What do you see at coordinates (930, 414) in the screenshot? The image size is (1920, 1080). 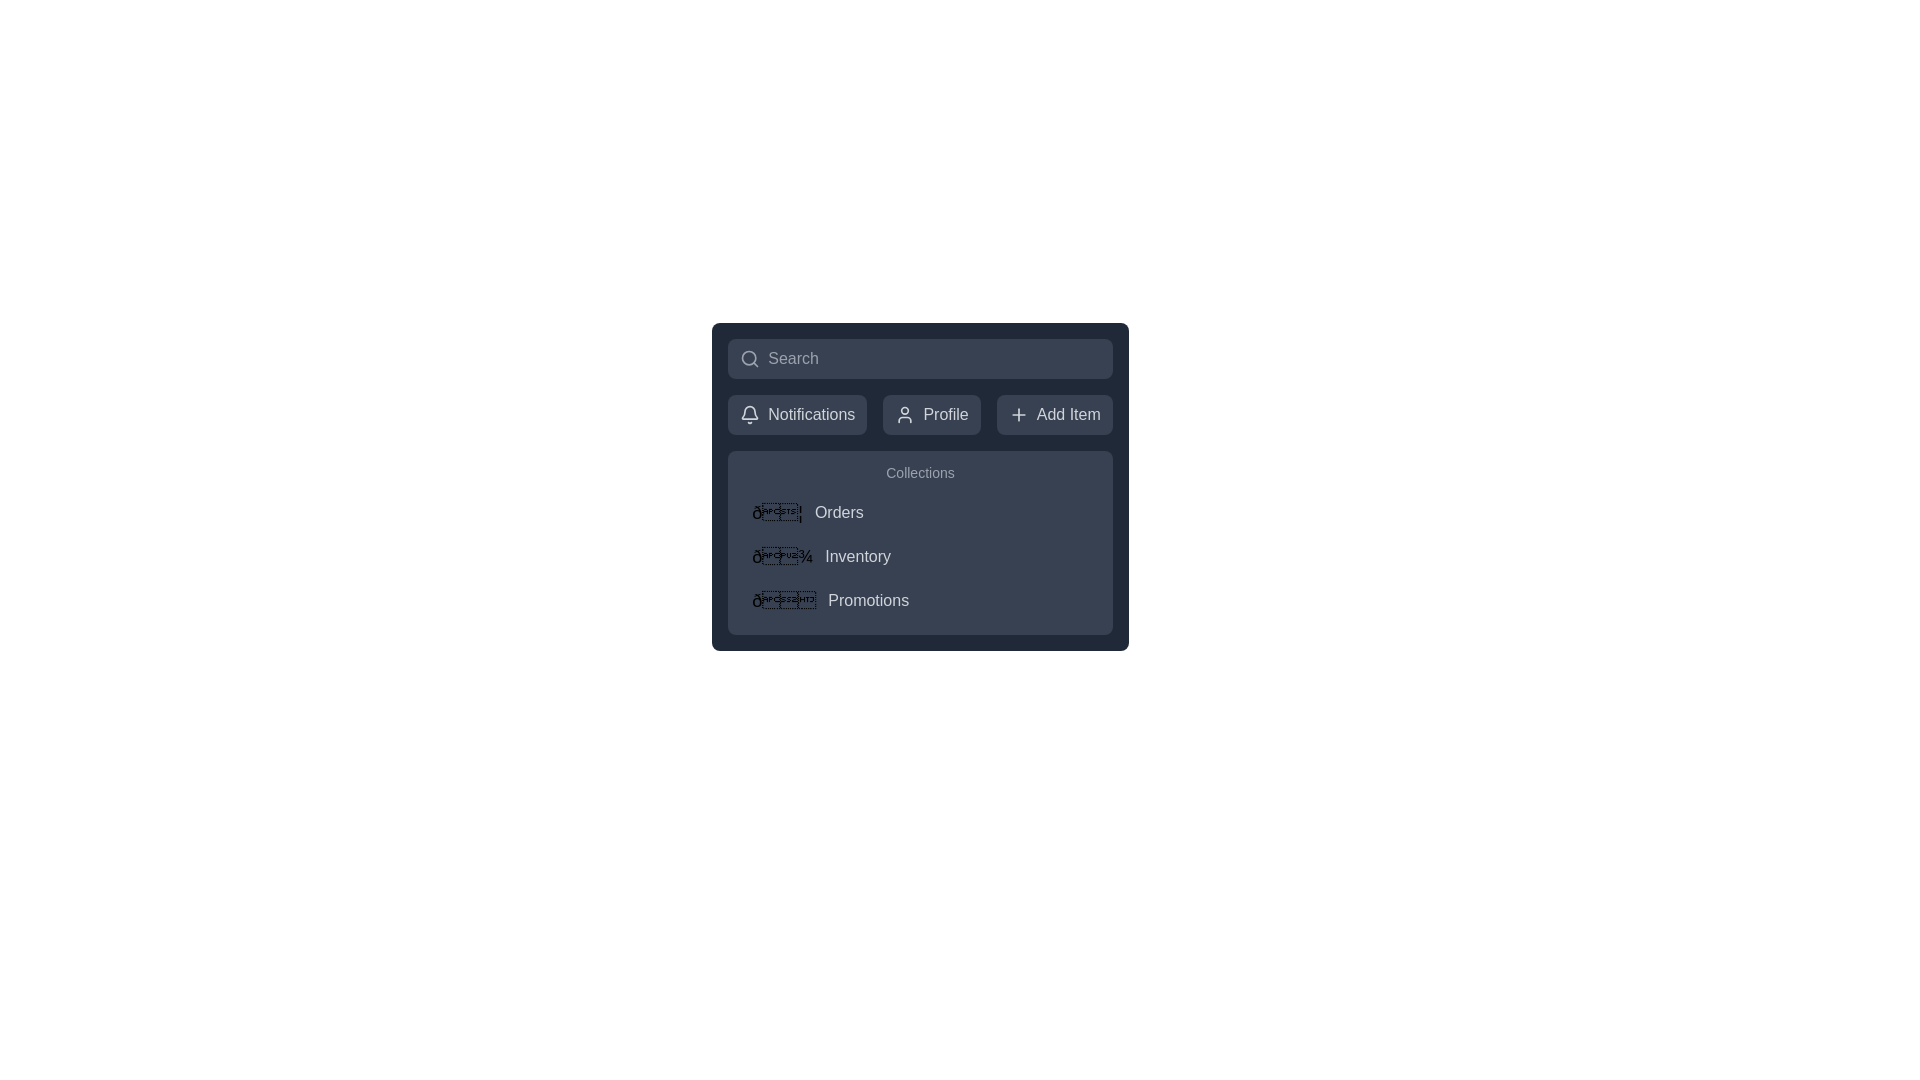 I see `the profile settings button located between the 'Notifications' button and the 'Add Item' button` at bounding box center [930, 414].